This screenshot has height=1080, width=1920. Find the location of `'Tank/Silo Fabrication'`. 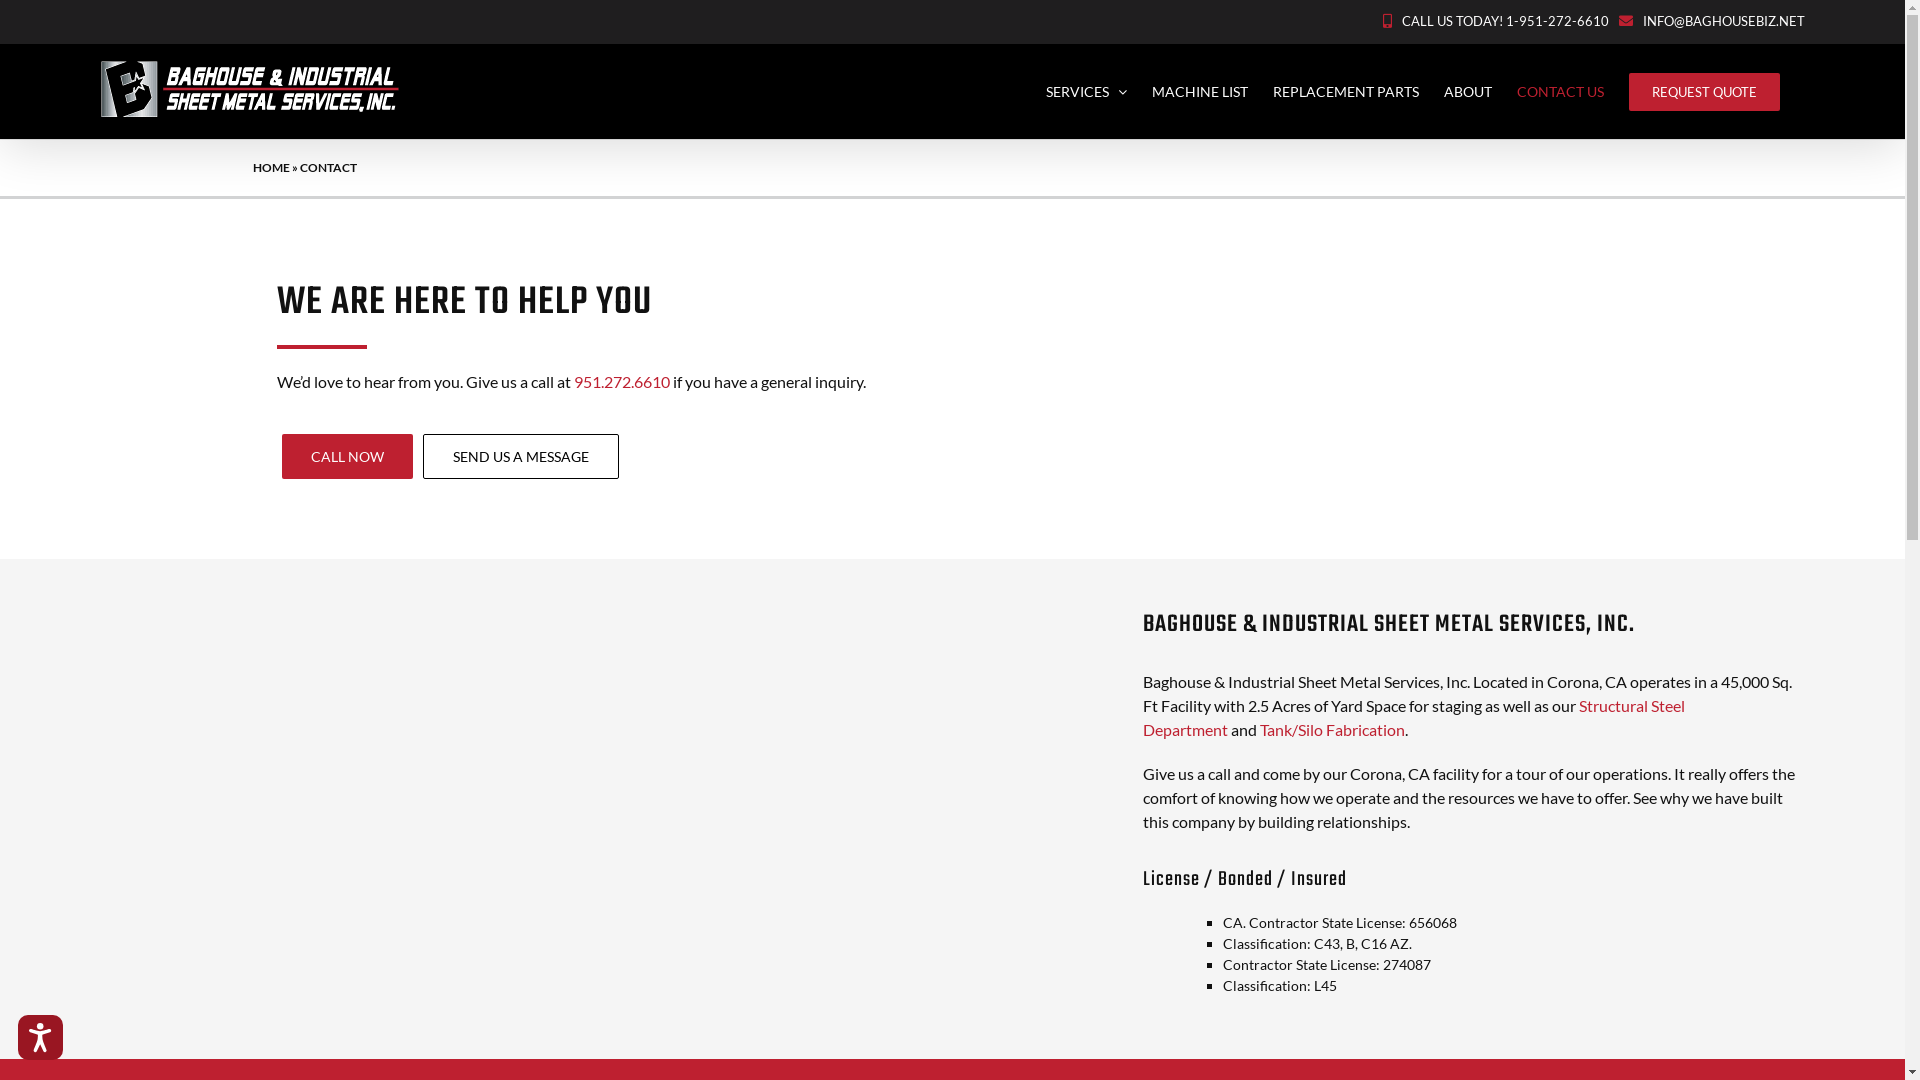

'Tank/Silo Fabrication' is located at coordinates (1332, 729).